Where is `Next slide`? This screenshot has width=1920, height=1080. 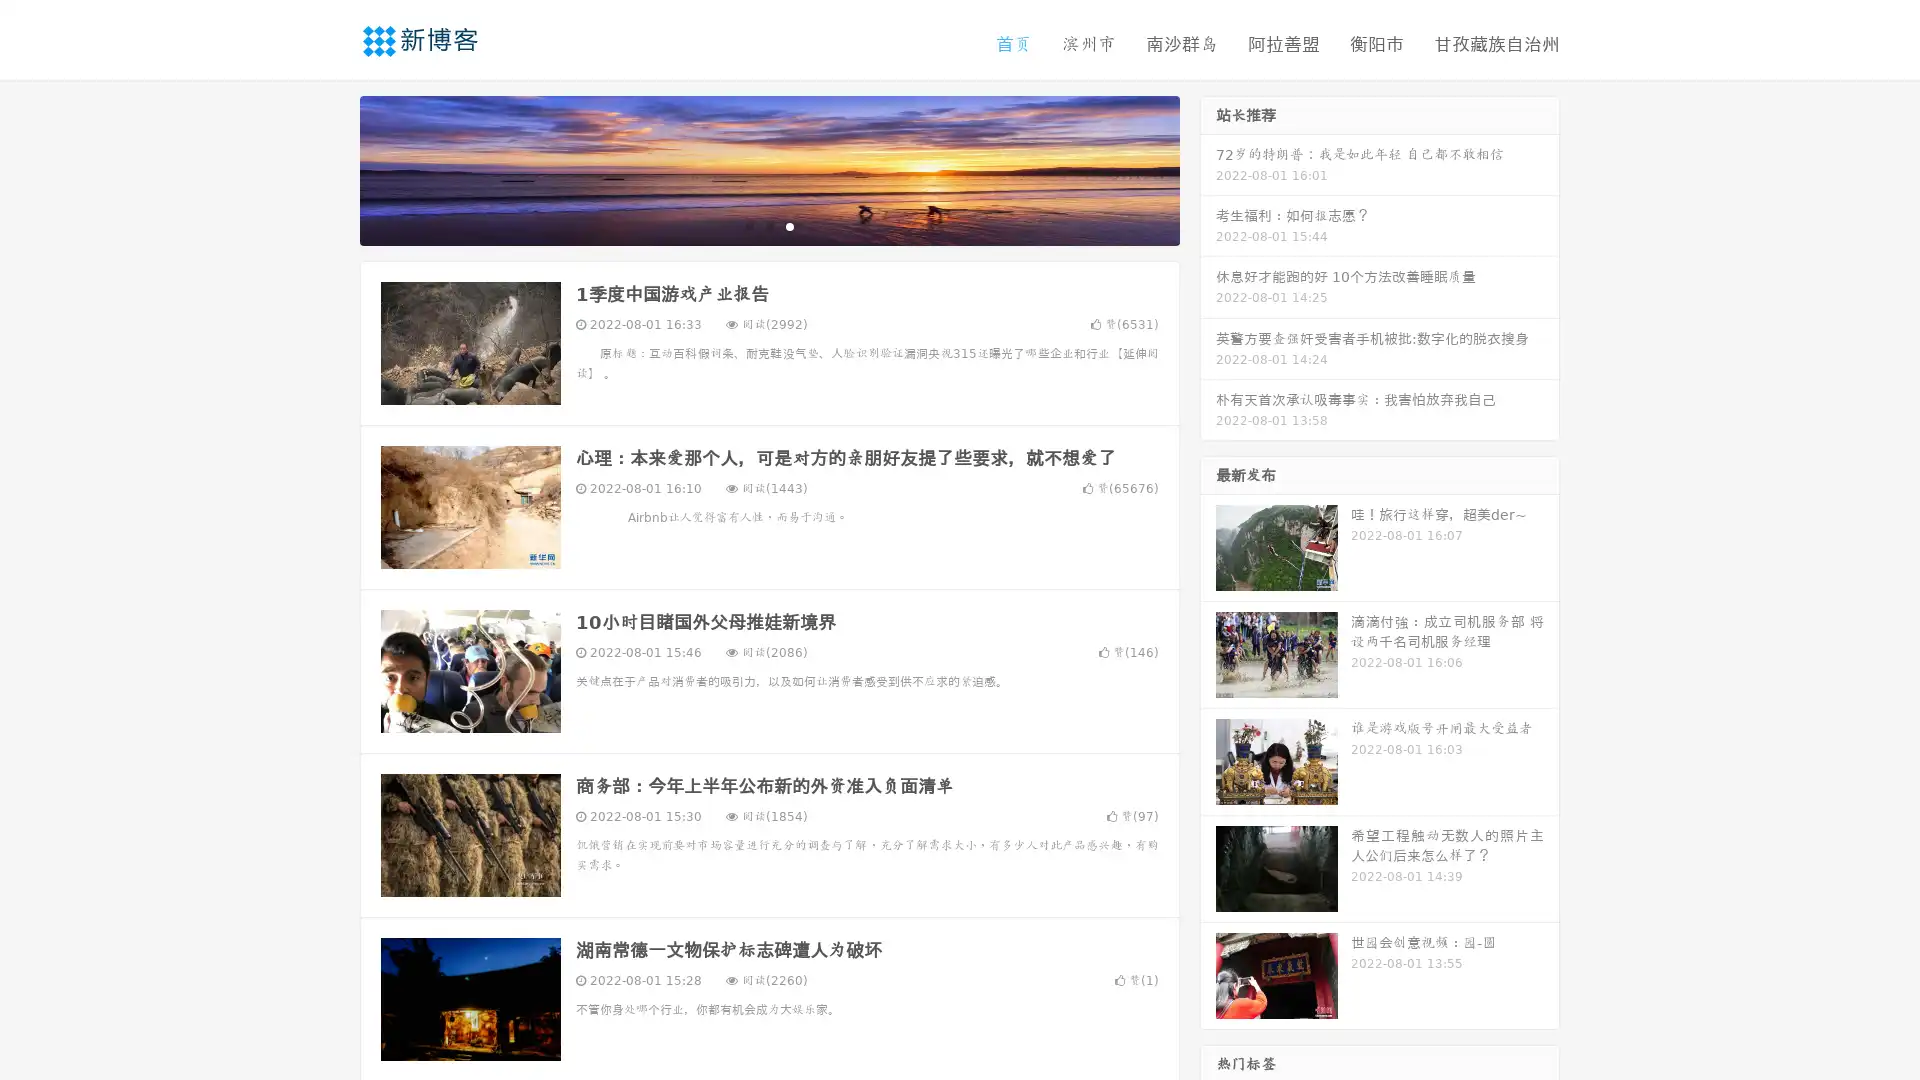 Next slide is located at coordinates (1208, 168).